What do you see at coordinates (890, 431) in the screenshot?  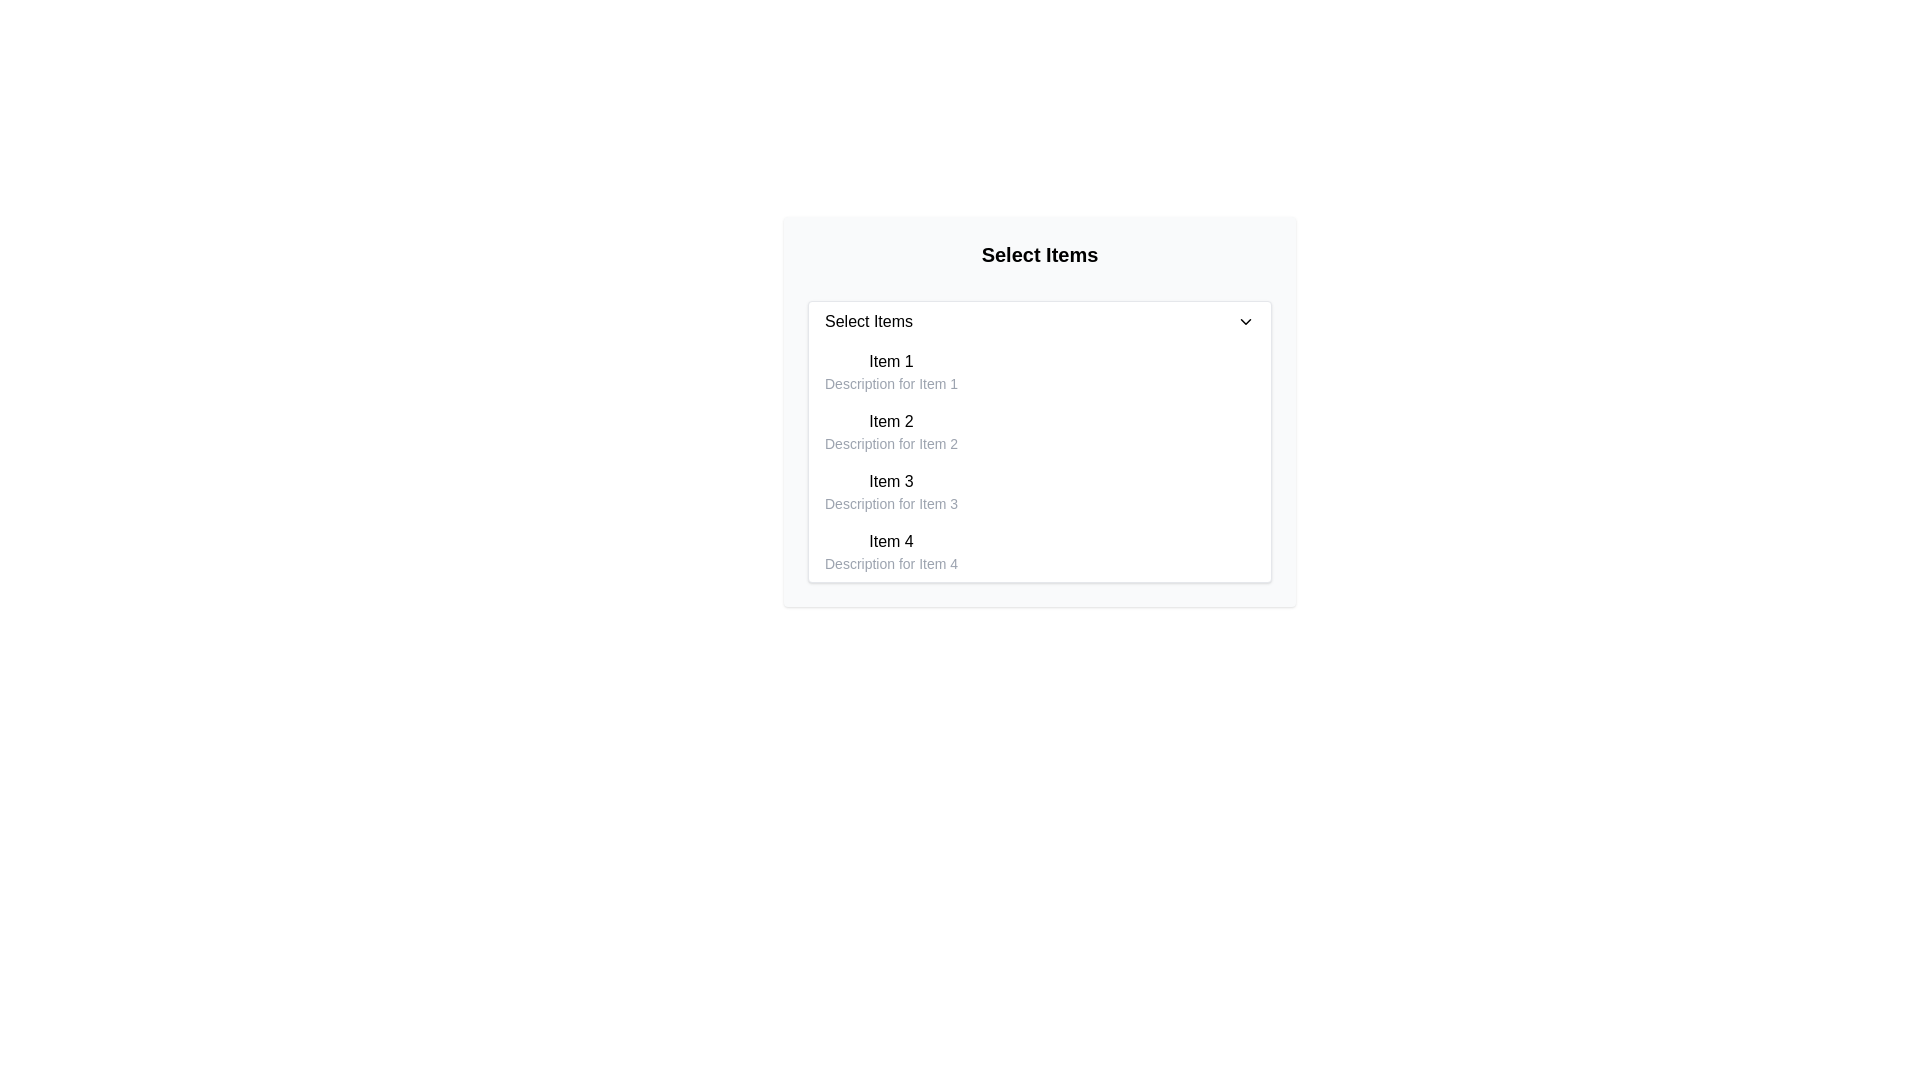 I see `the second item in the dropdown list` at bounding box center [890, 431].